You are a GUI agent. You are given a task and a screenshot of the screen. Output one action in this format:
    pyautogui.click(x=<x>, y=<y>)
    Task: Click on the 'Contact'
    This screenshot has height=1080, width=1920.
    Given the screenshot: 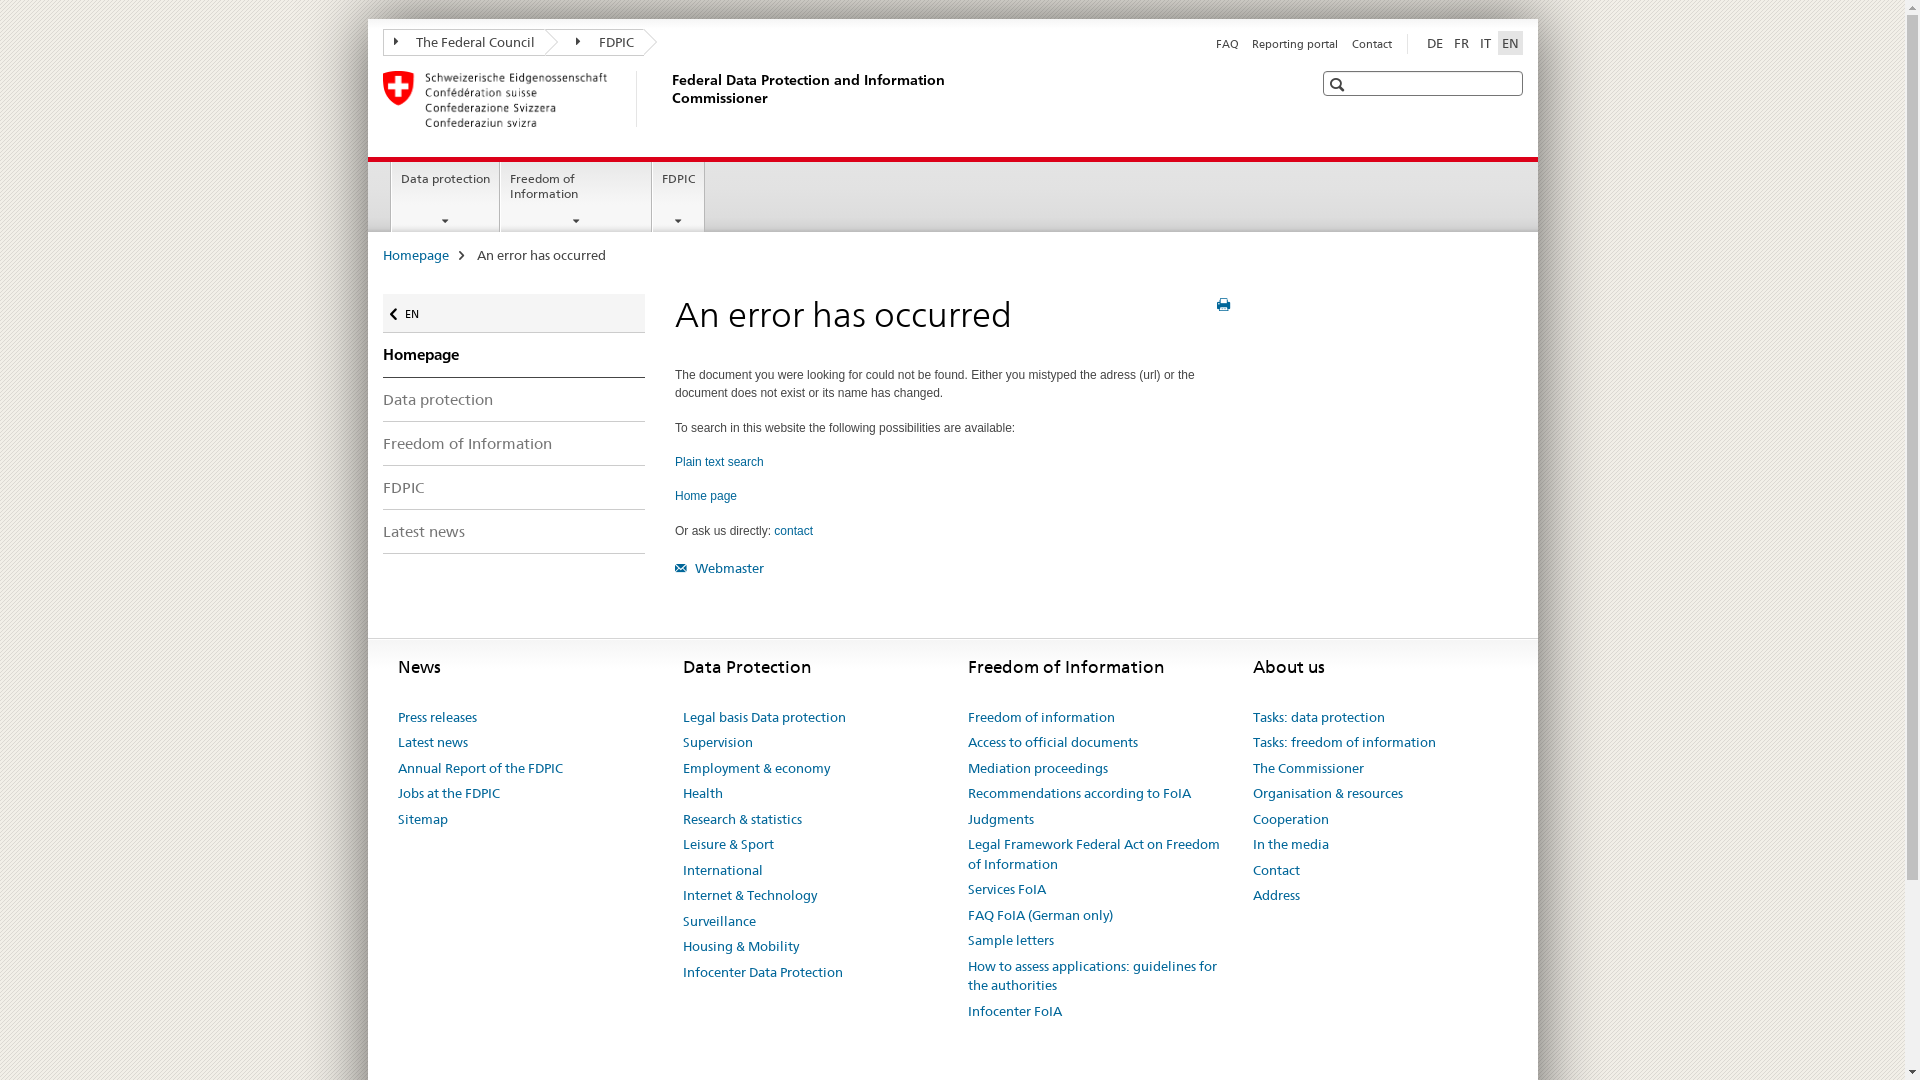 What is the action you would take?
    pyautogui.click(x=1352, y=43)
    